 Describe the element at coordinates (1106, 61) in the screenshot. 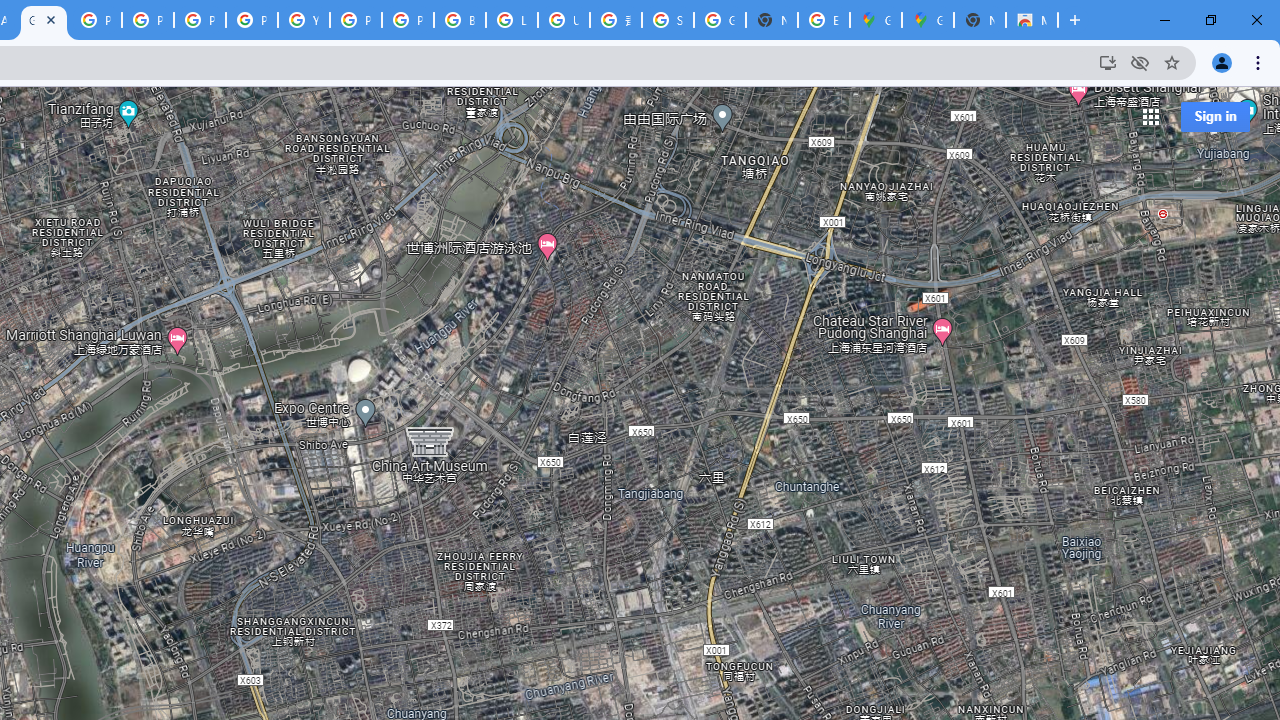

I see `'Install Google Maps'` at that location.